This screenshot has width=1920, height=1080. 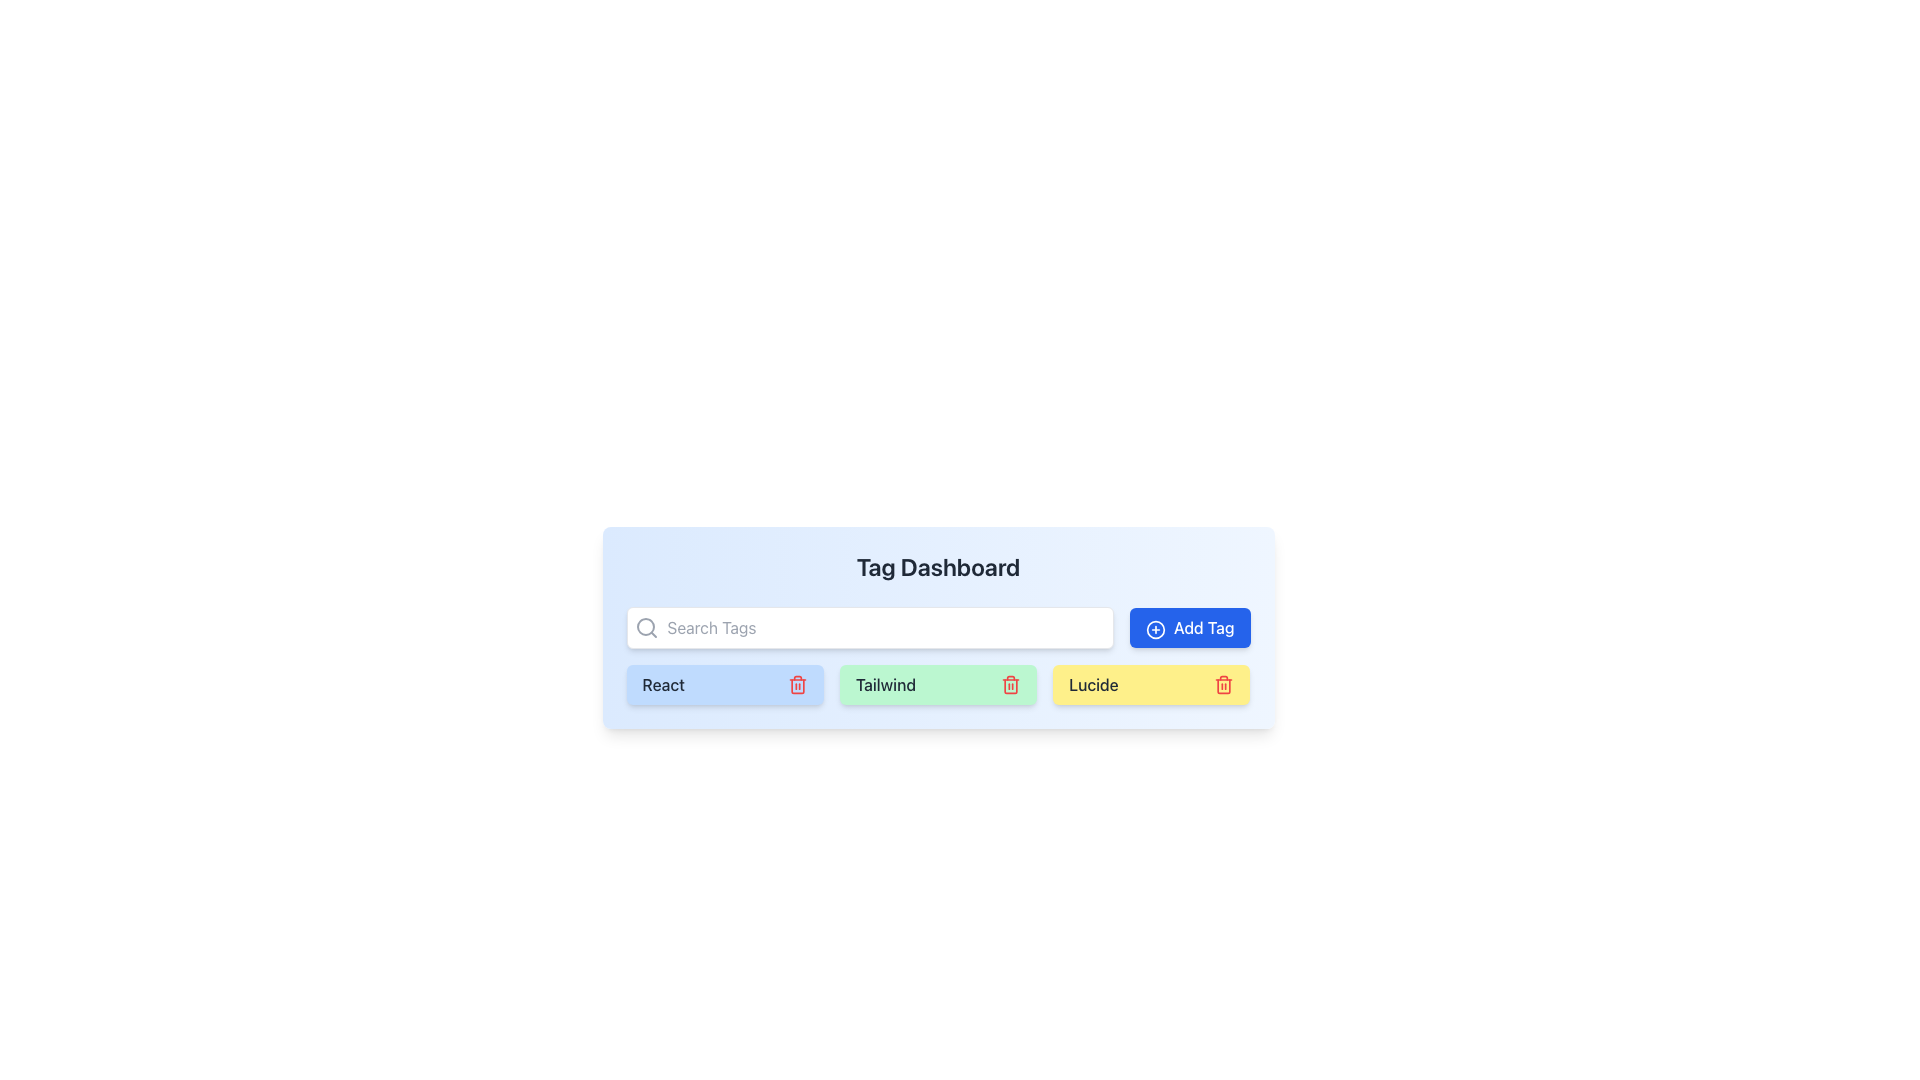 What do you see at coordinates (646, 627) in the screenshot?
I see `the iconic magnifying glass symbol located at the start of the 'Search Tags' input component` at bounding box center [646, 627].